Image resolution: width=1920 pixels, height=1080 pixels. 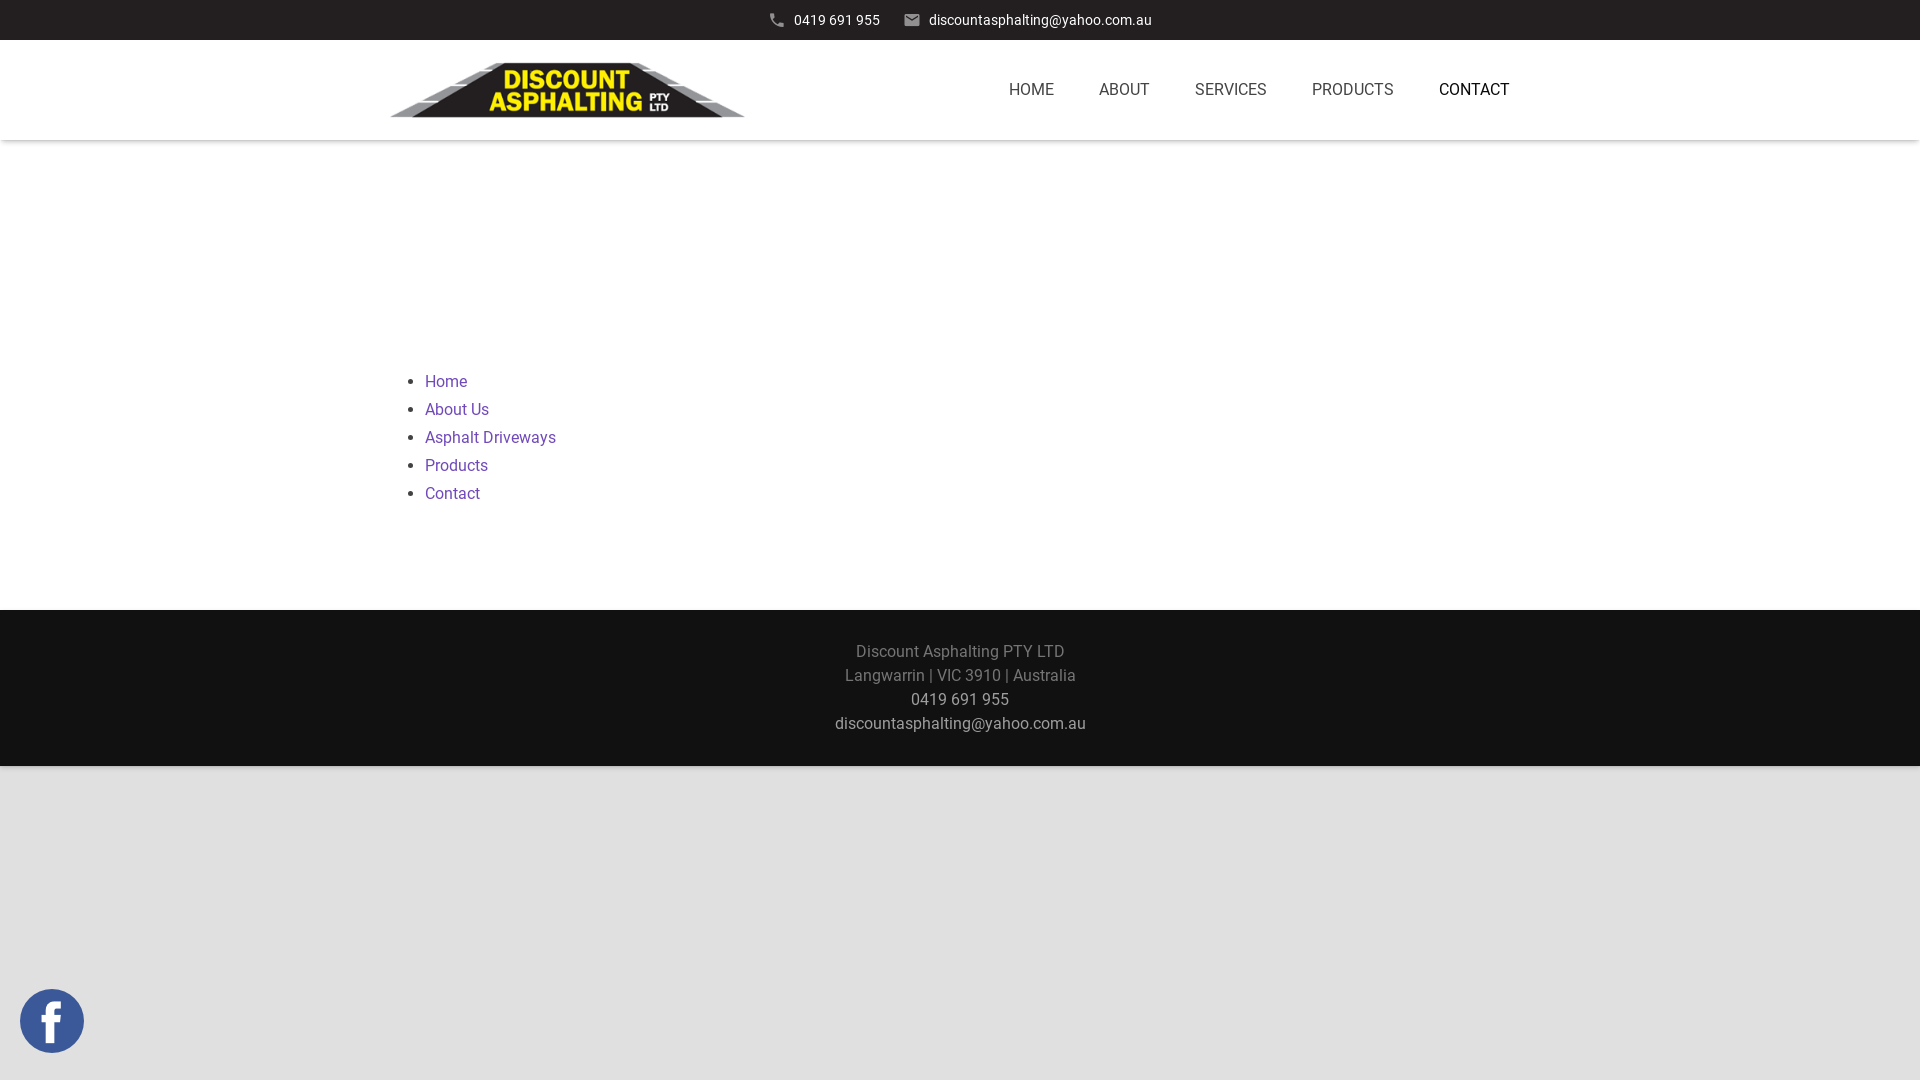 What do you see at coordinates (445, 381) in the screenshot?
I see `'Home'` at bounding box center [445, 381].